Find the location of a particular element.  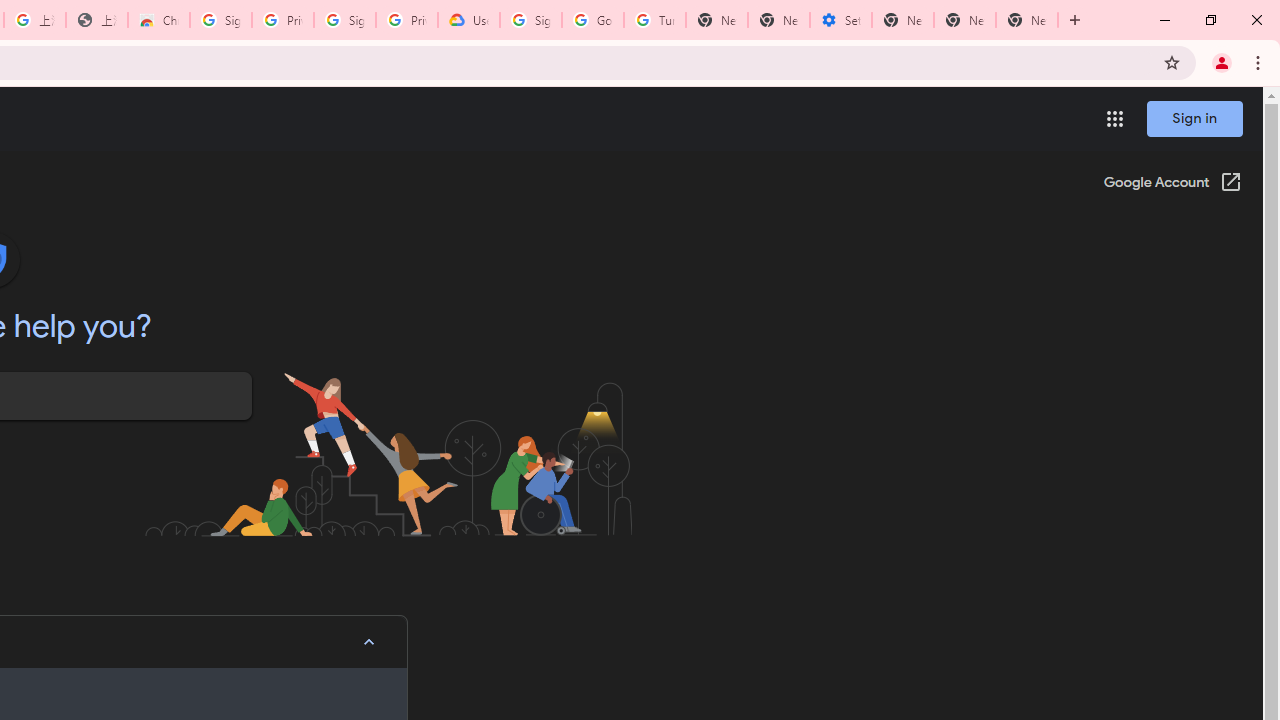

'Chrome Web Store - Color themes by Chrome' is located at coordinates (157, 20).